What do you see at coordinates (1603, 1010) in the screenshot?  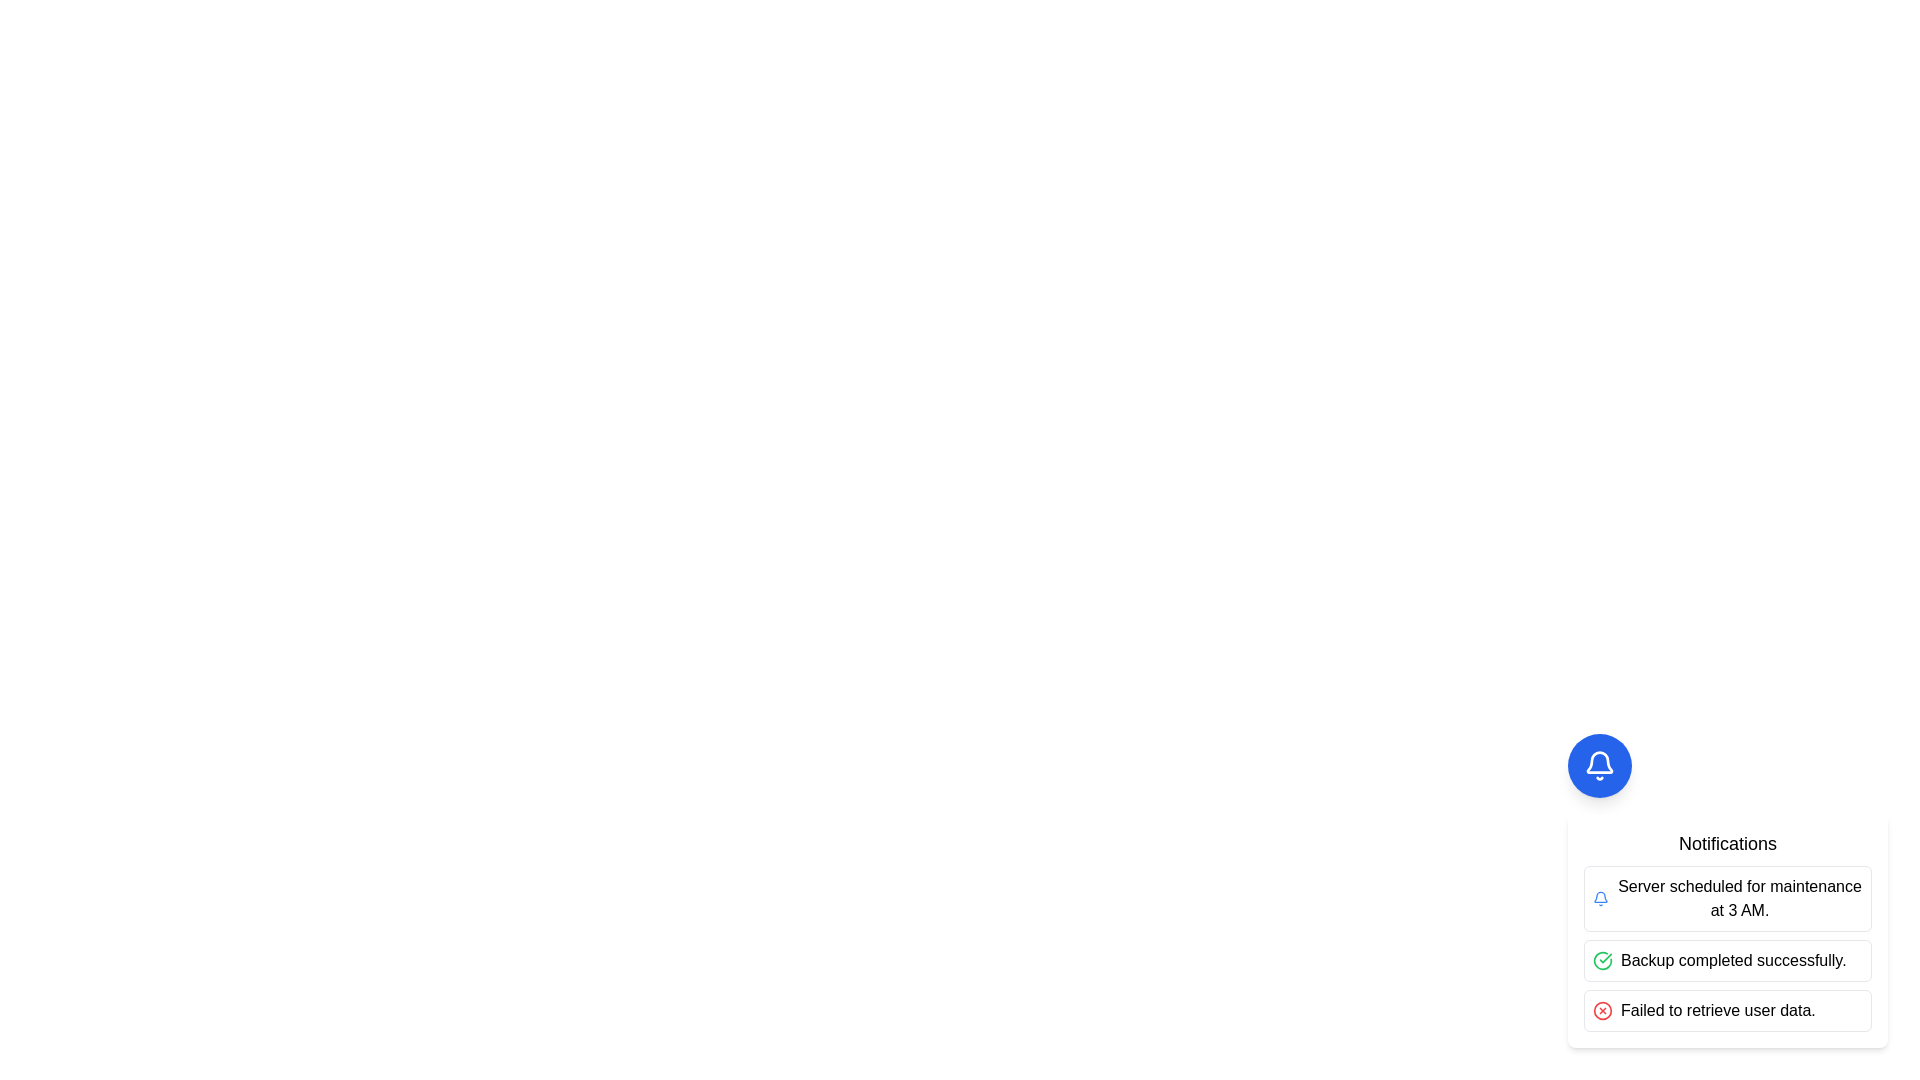 I see `the Error indicator icon, which is a circular shape with a cross design in the center, located in the notifications panel` at bounding box center [1603, 1010].